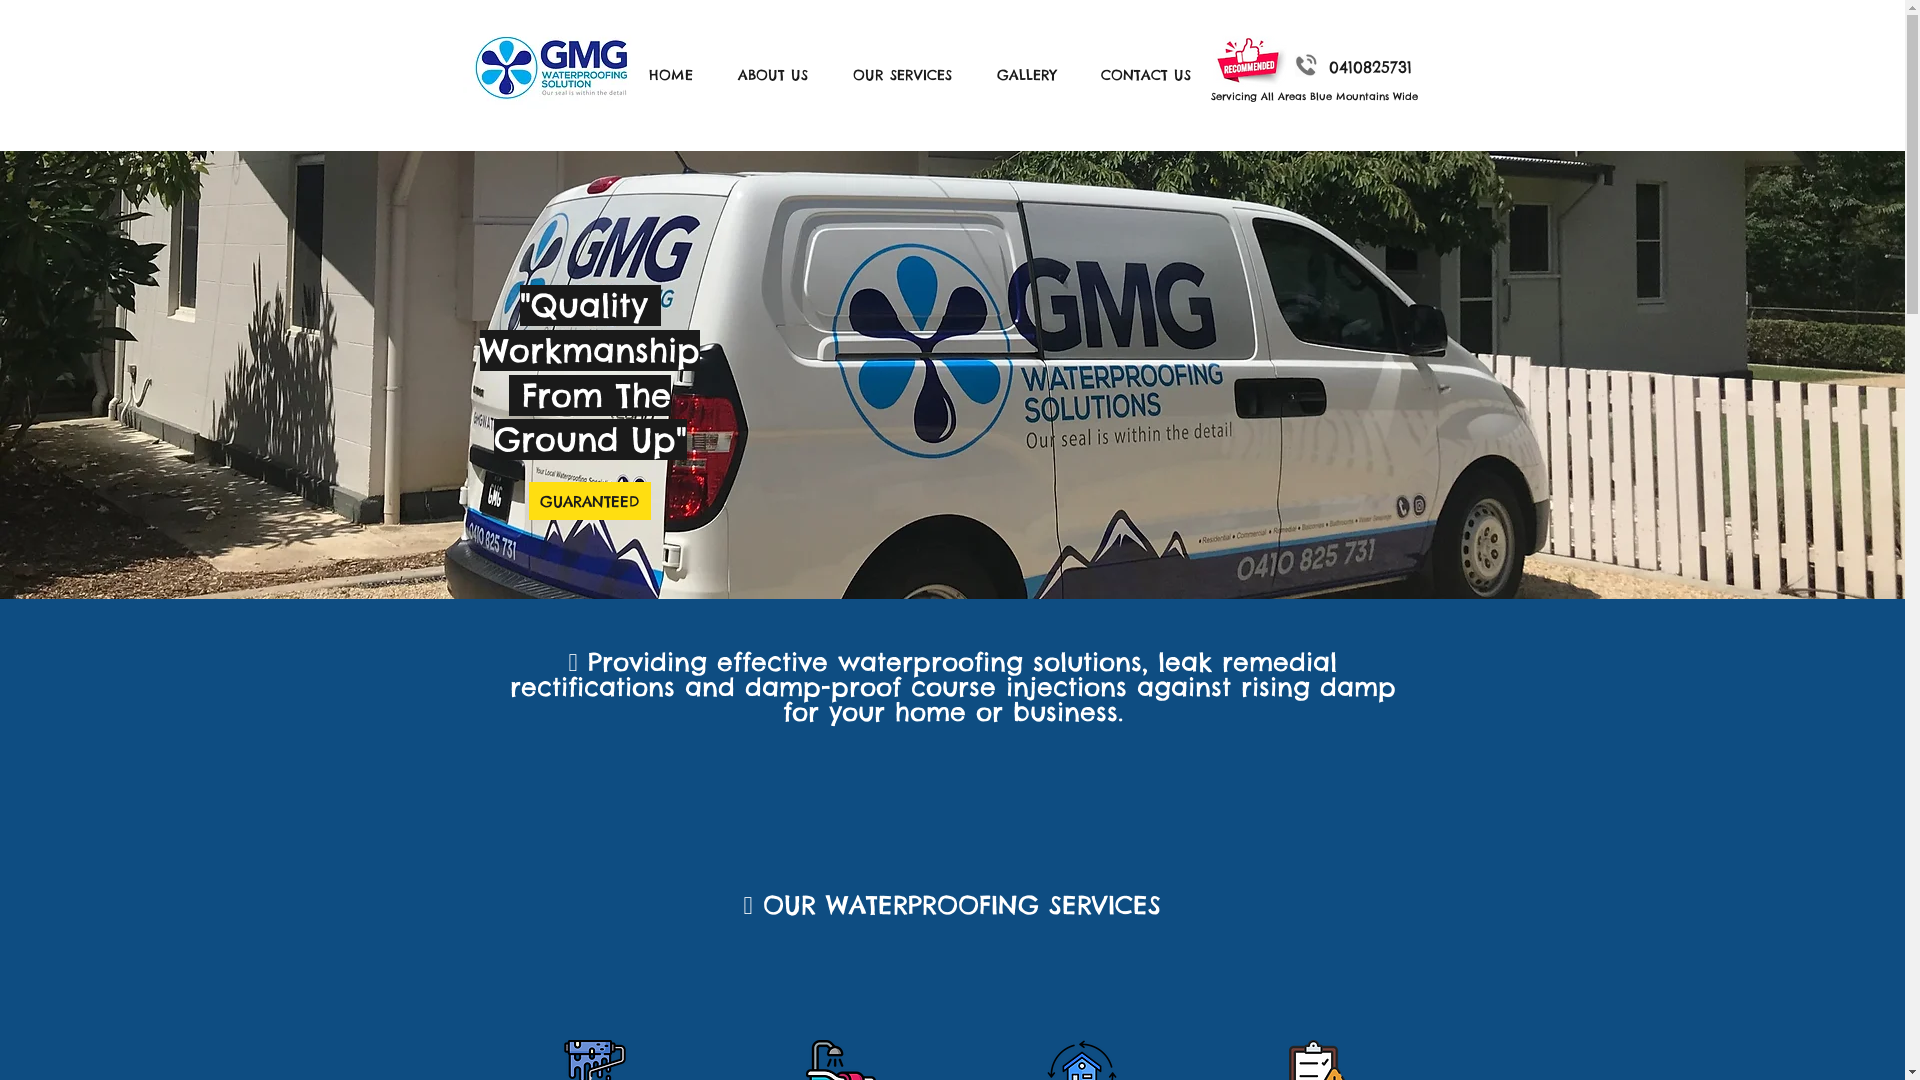  Describe the element at coordinates (720, 73) in the screenshot. I see `'ABOUT US'` at that location.